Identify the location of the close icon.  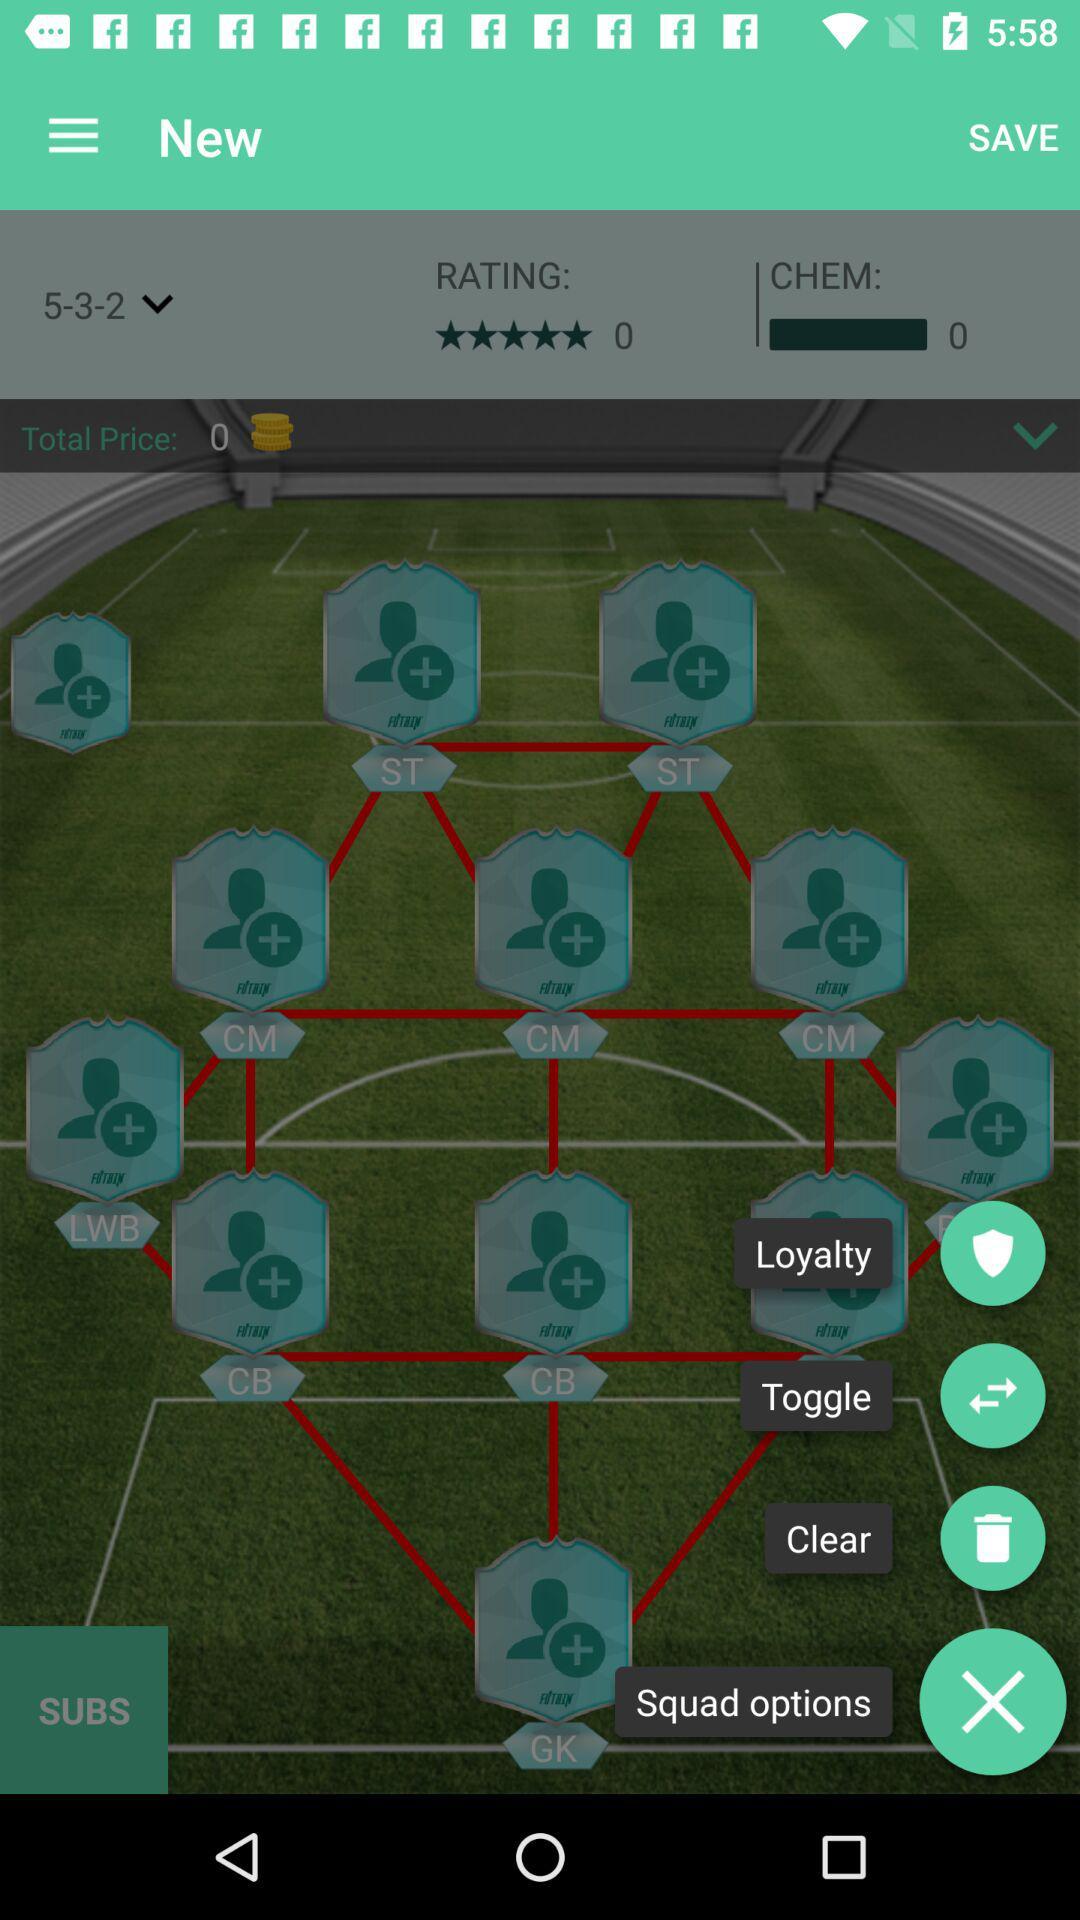
(992, 1700).